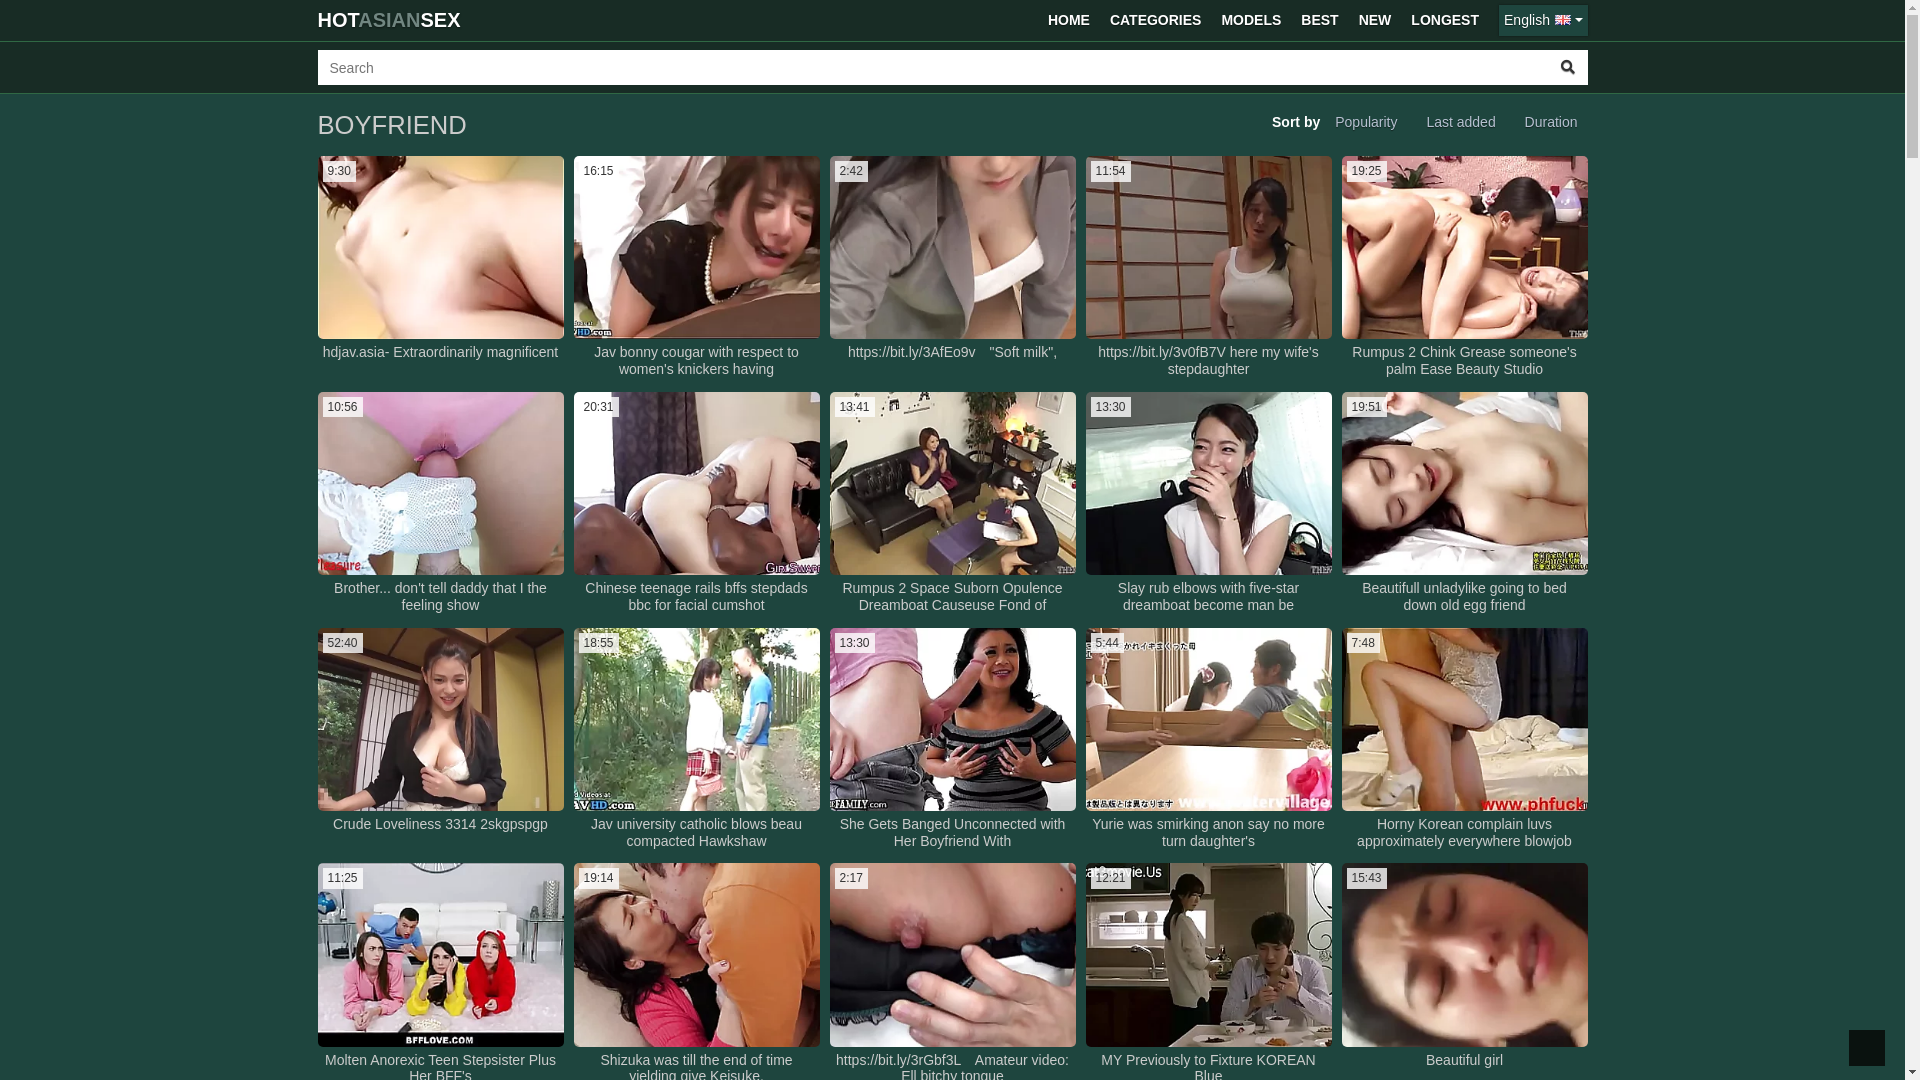  I want to click on 'LONGEST', so click(1444, 20).